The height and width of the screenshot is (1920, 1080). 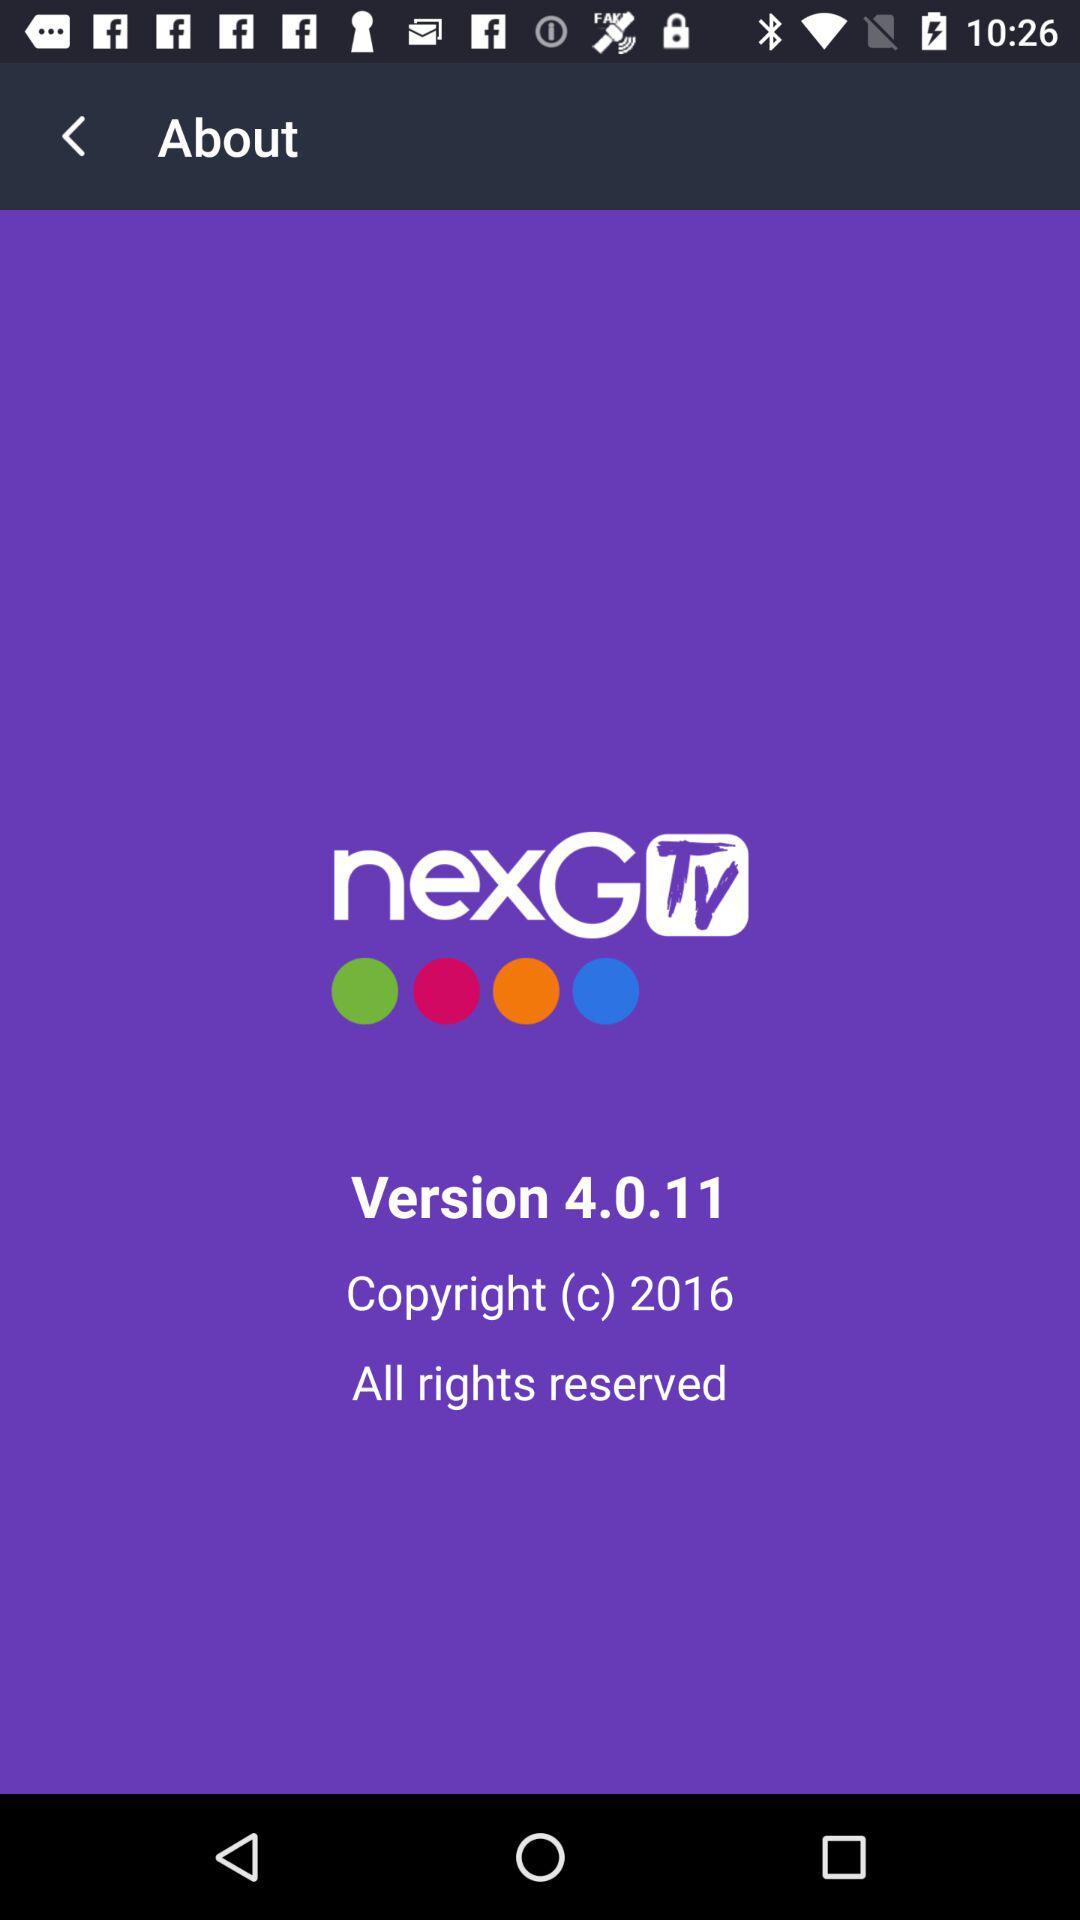 I want to click on app to the left of the about app, so click(x=72, y=135).